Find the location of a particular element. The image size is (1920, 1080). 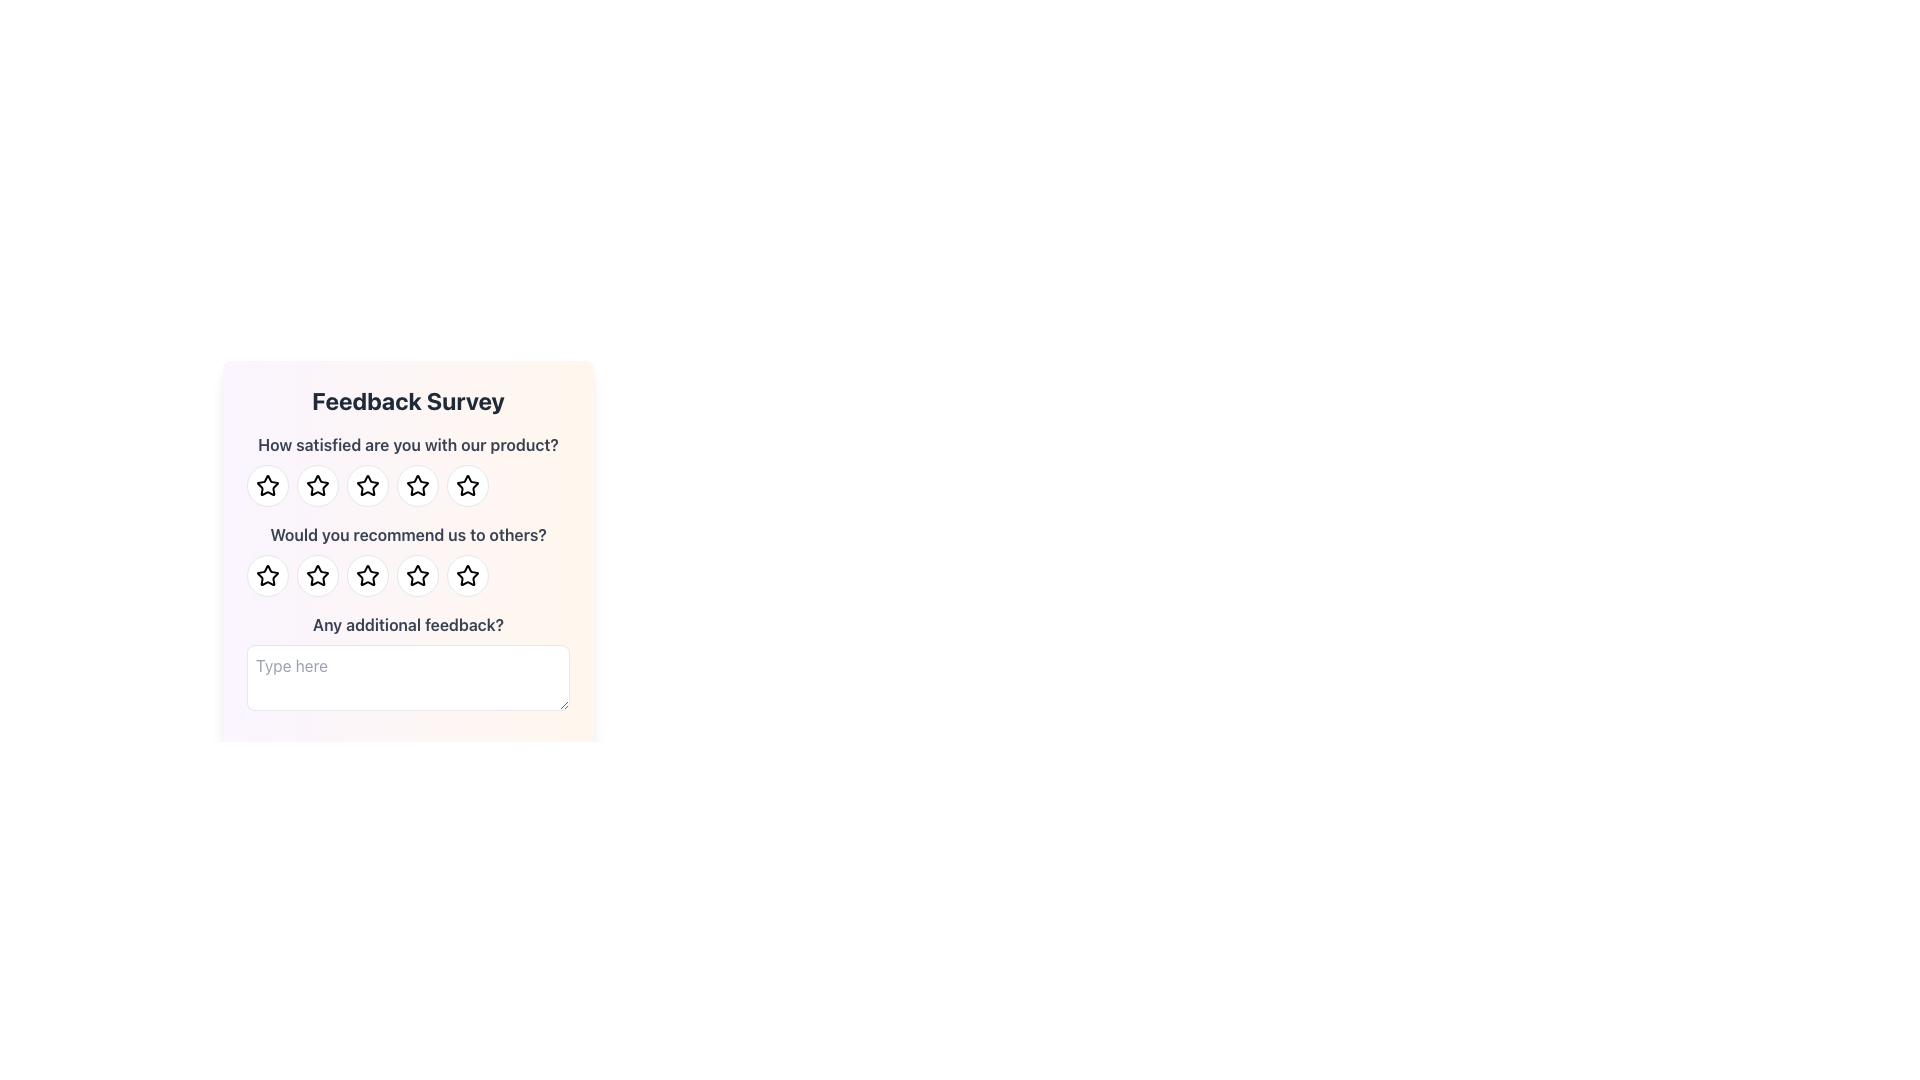

the circular button with a white background and black star icon is located at coordinates (316, 575).